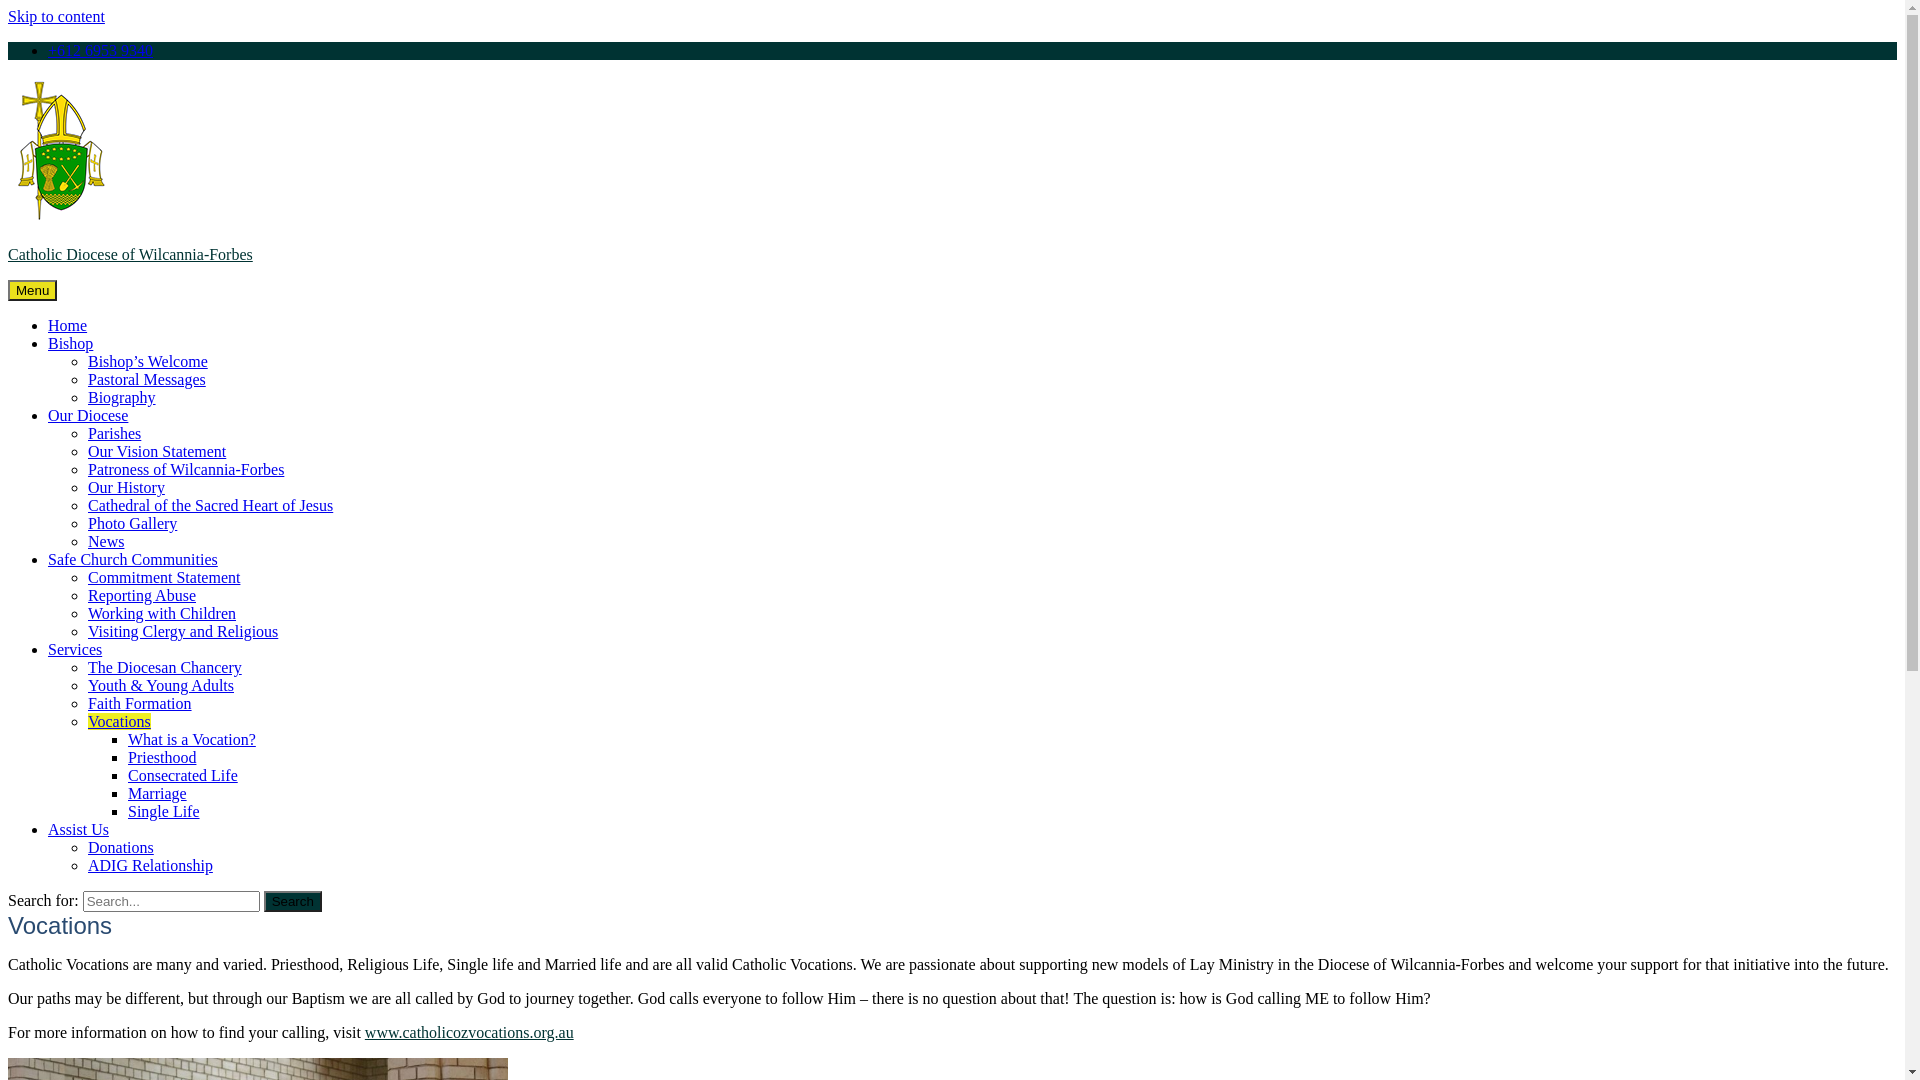 This screenshot has height=1080, width=1920. What do you see at coordinates (163, 811) in the screenshot?
I see `'Single Life'` at bounding box center [163, 811].